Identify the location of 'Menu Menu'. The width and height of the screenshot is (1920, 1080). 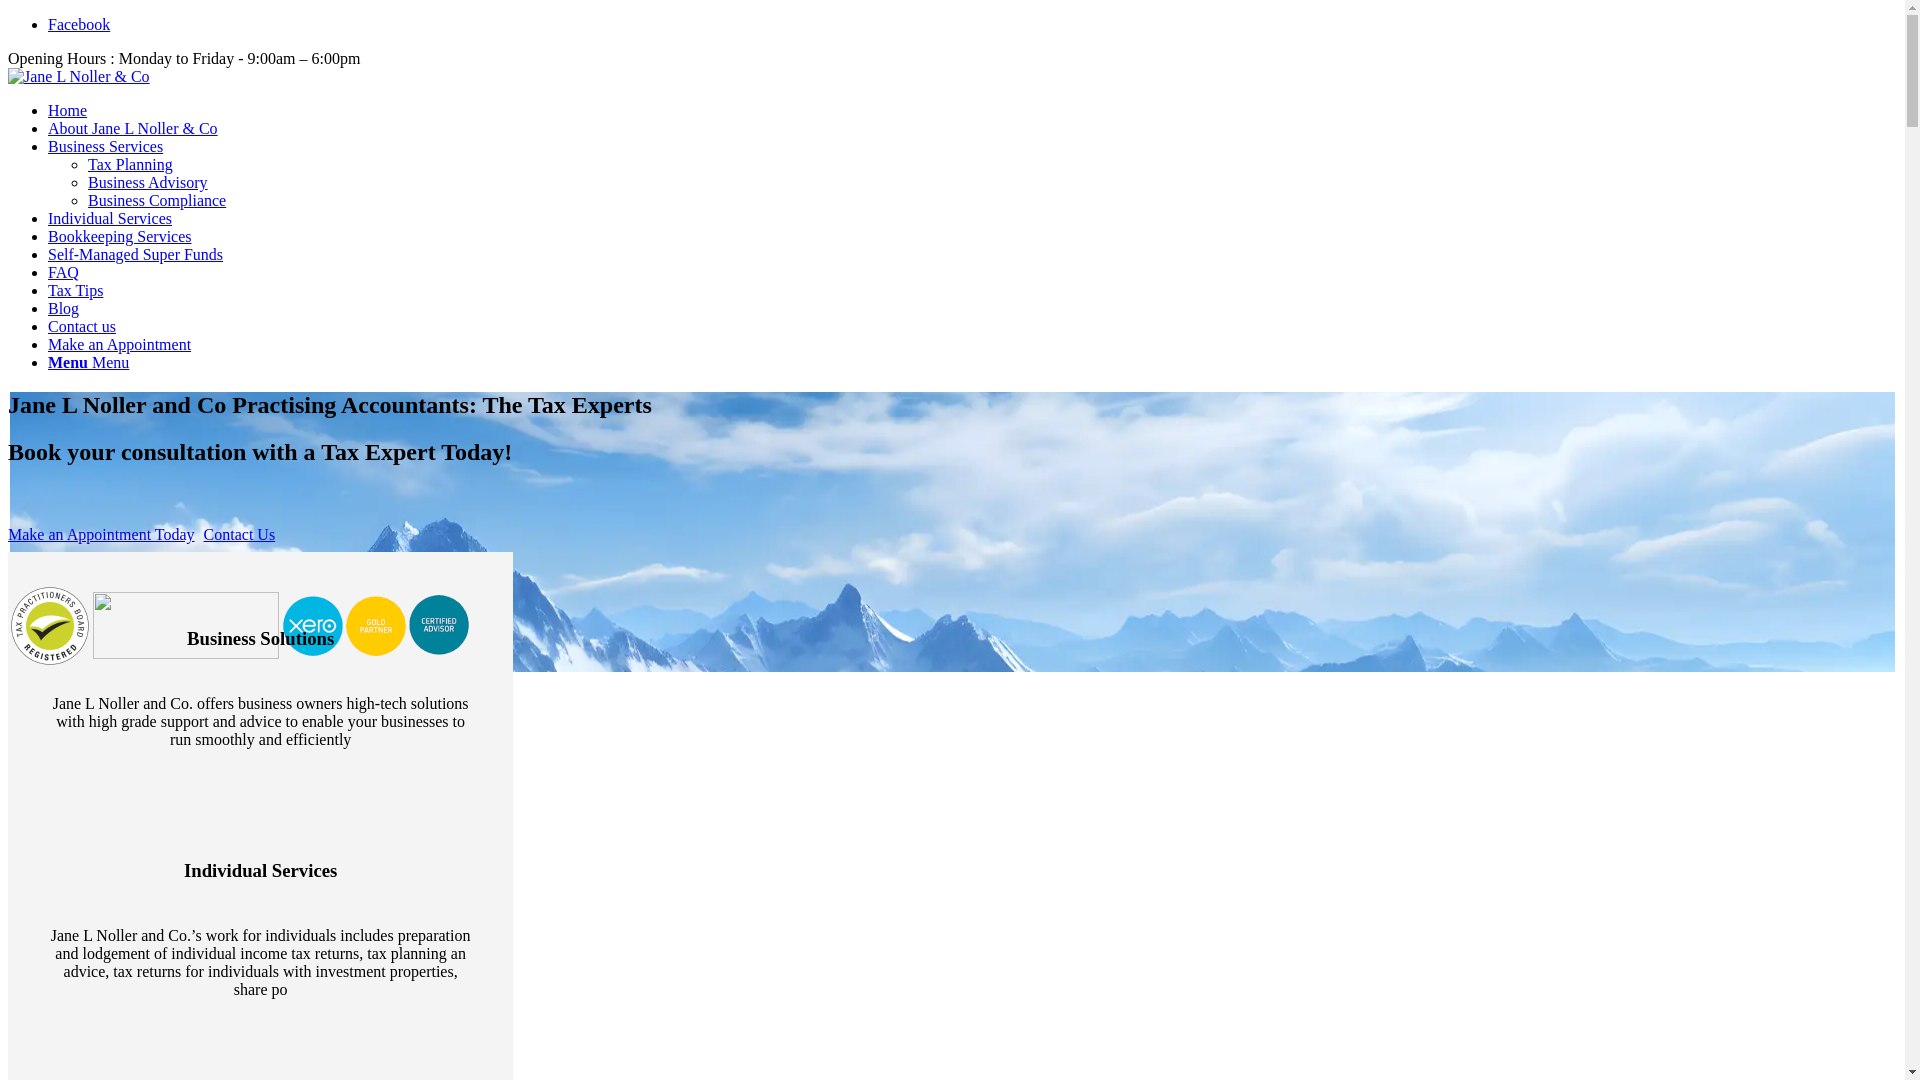
(87, 362).